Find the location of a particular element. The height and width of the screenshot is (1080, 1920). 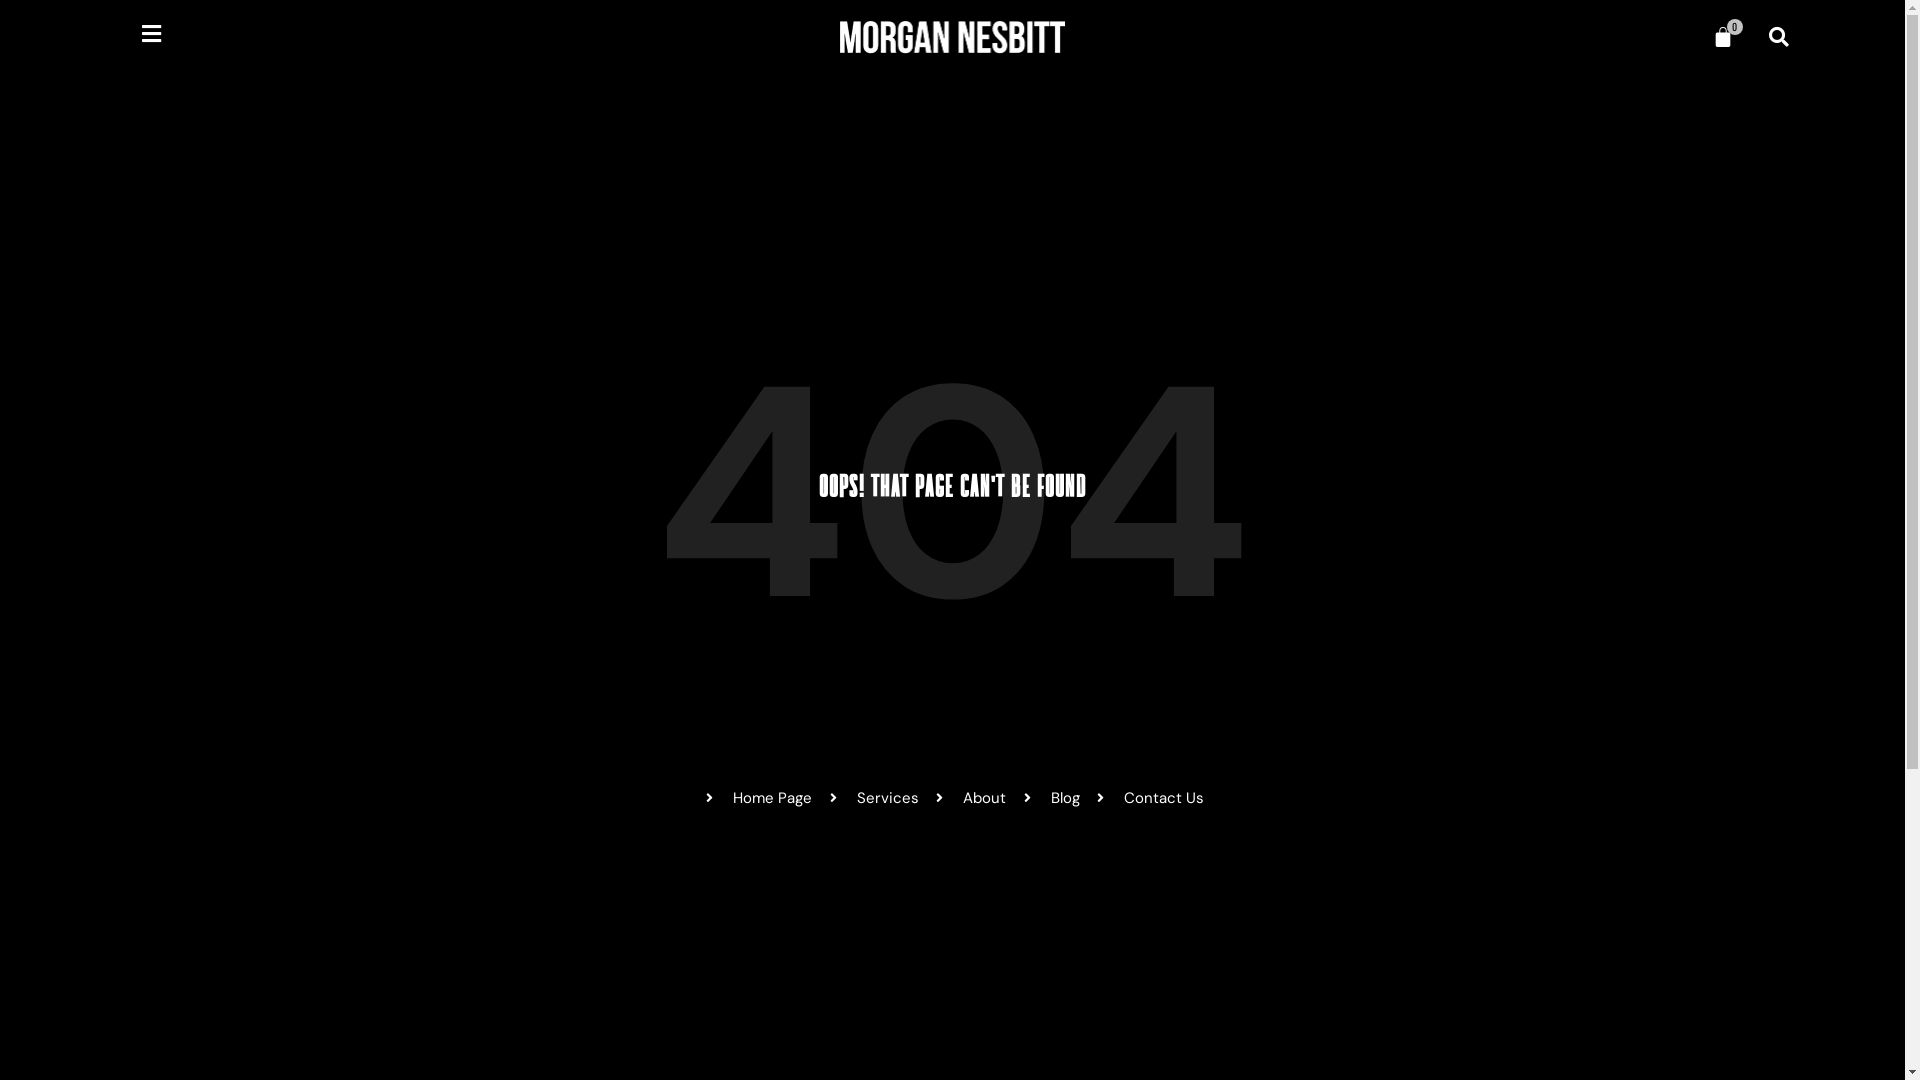

'0' is located at coordinates (1699, 37).